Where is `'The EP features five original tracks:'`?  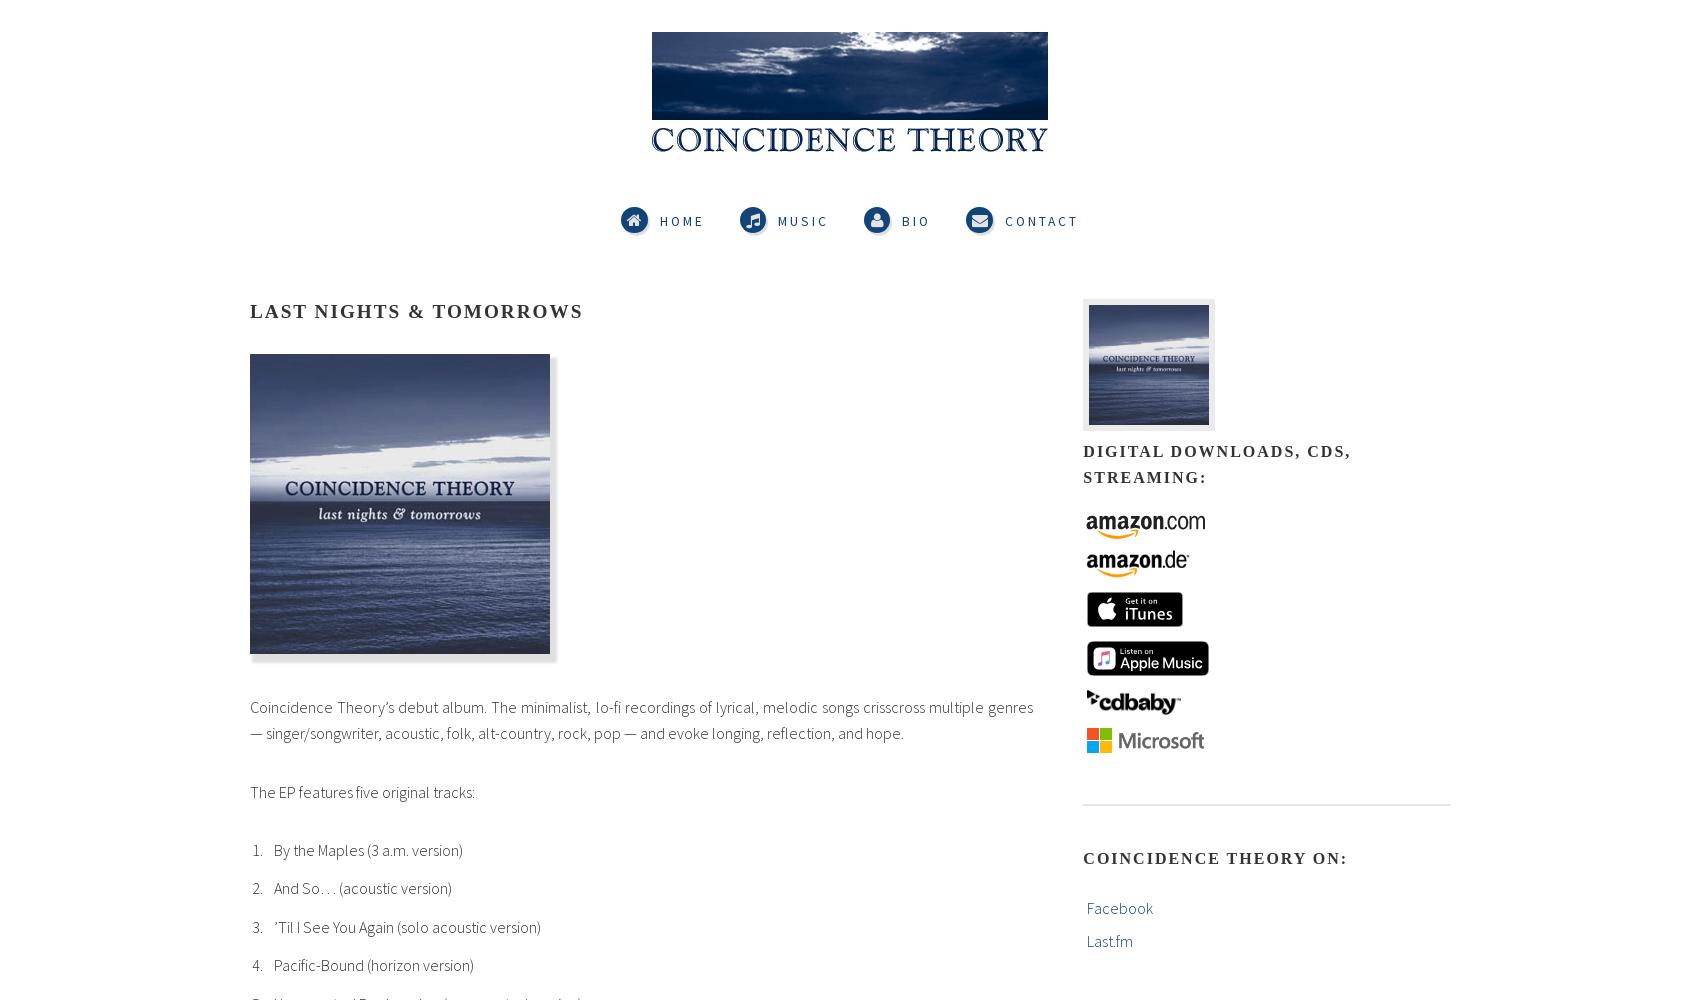
'The EP features five original tracks:' is located at coordinates (250, 791).